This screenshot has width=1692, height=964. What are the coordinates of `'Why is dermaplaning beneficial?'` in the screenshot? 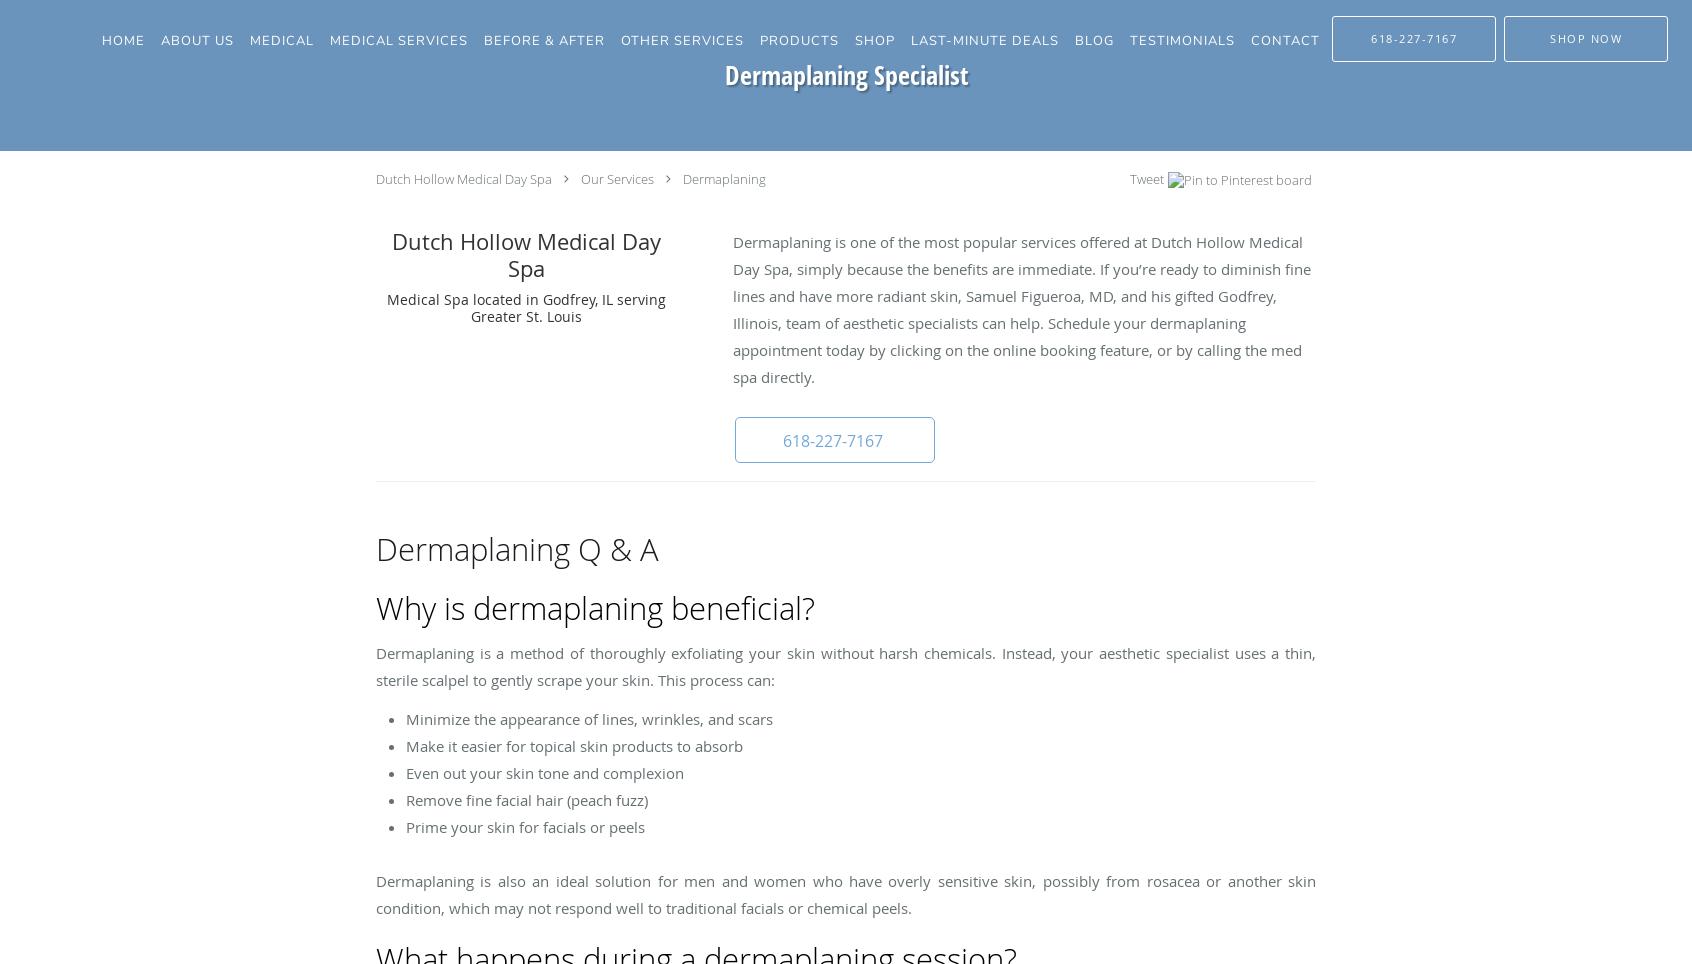 It's located at (594, 608).